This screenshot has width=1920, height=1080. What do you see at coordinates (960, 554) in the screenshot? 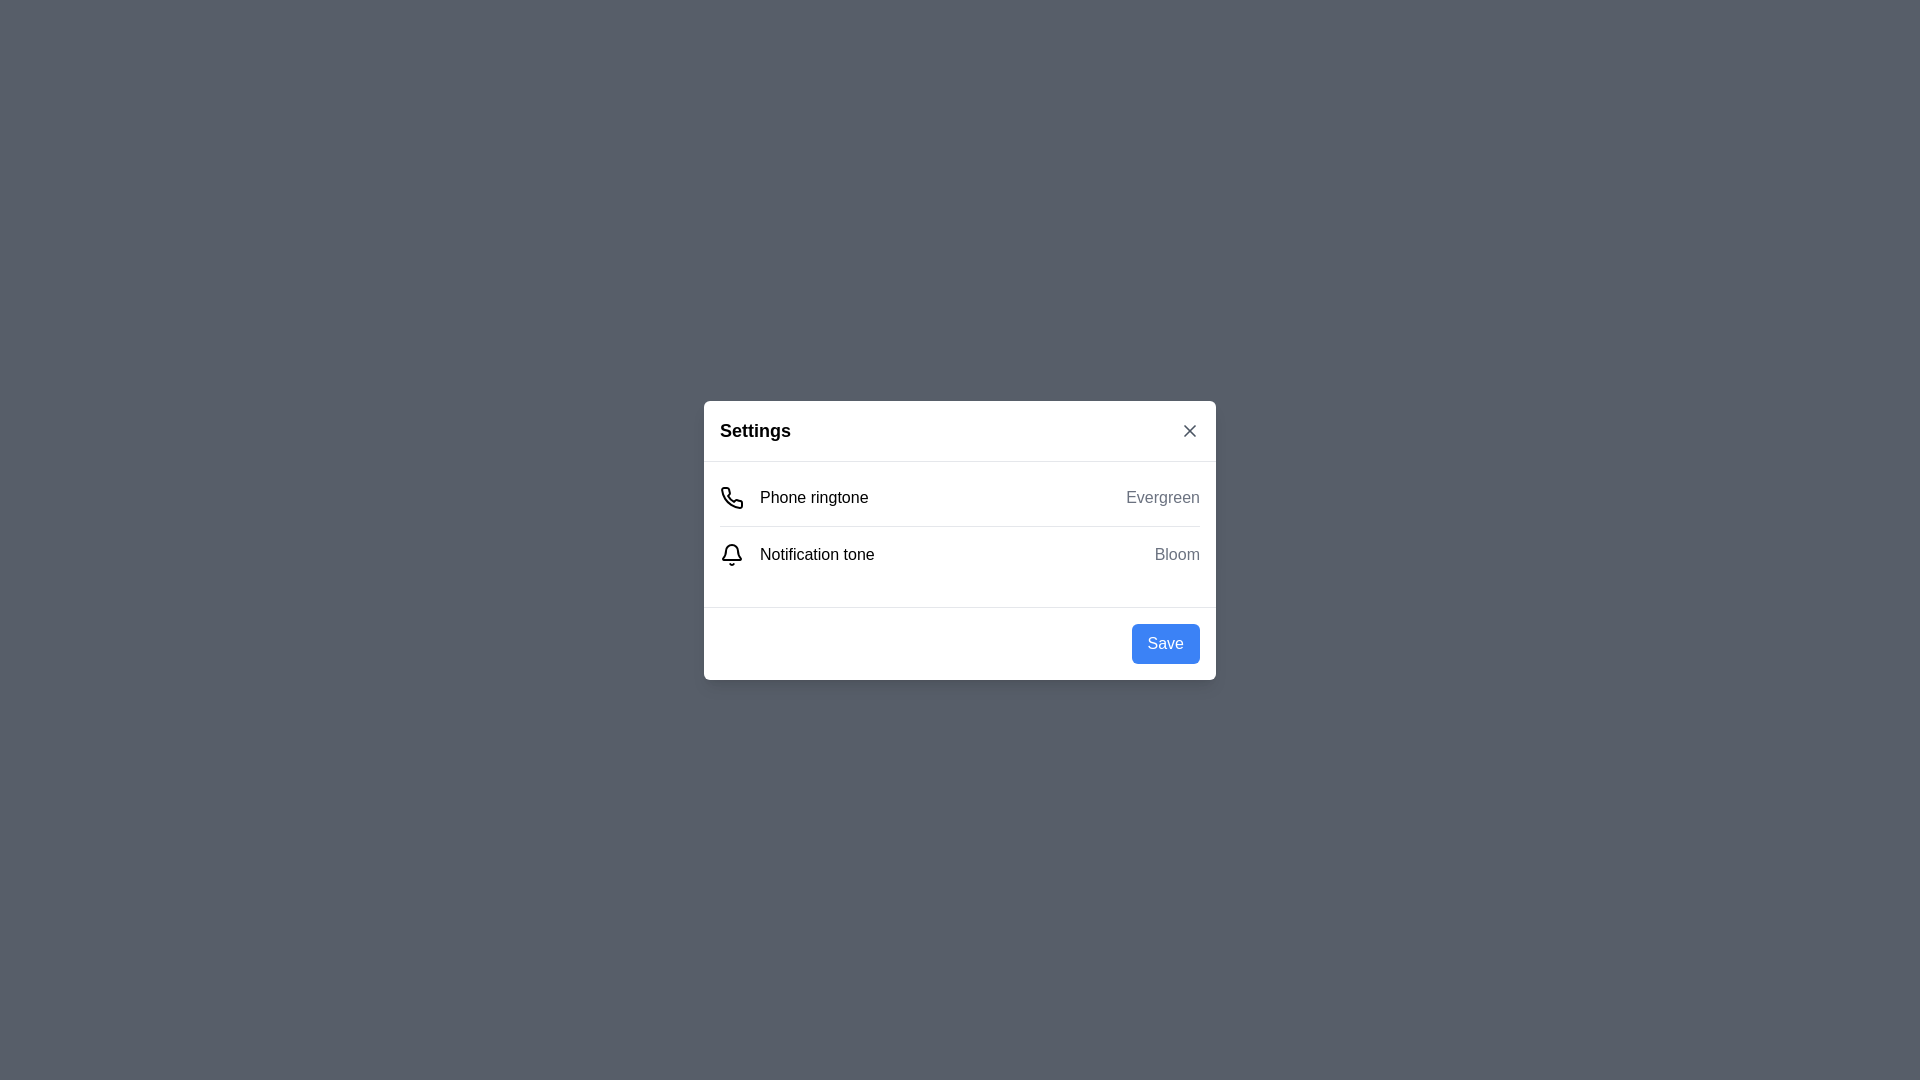
I see `the configuration option for selecting the notification tone labeled 'Bloom', which is the second item` at bounding box center [960, 554].